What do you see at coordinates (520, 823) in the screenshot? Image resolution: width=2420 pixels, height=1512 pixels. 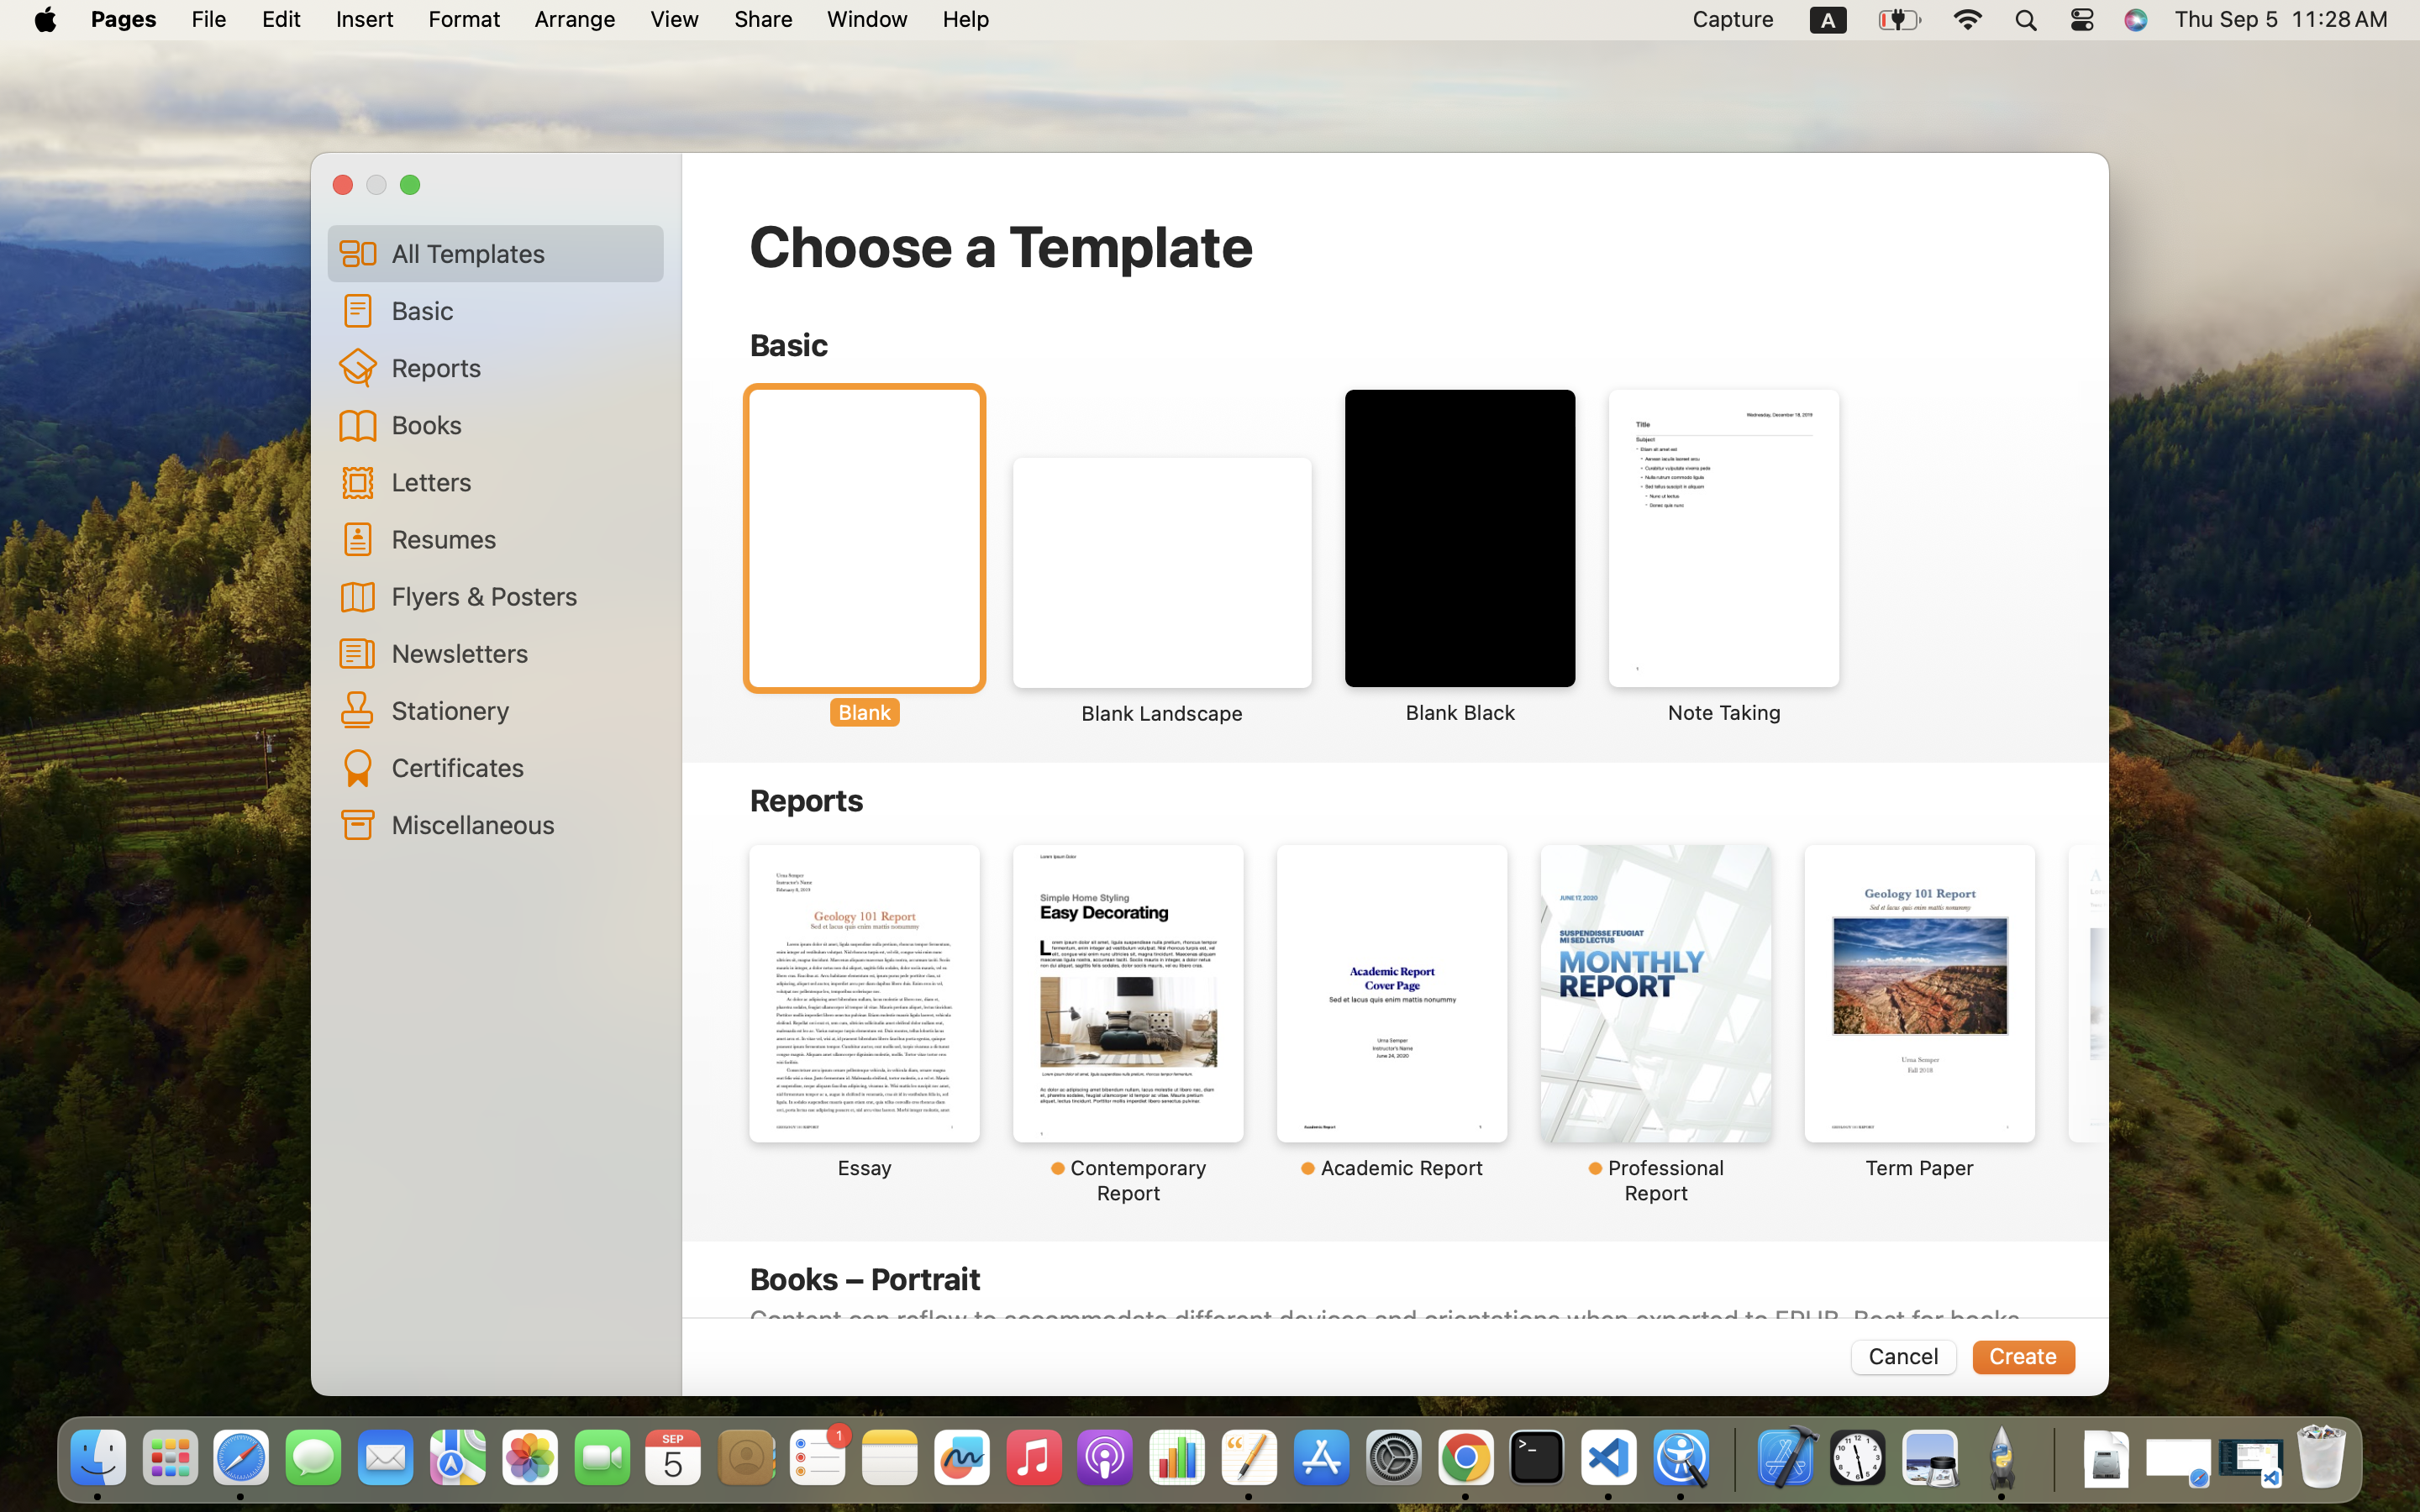 I see `'Miscellaneous'` at bounding box center [520, 823].